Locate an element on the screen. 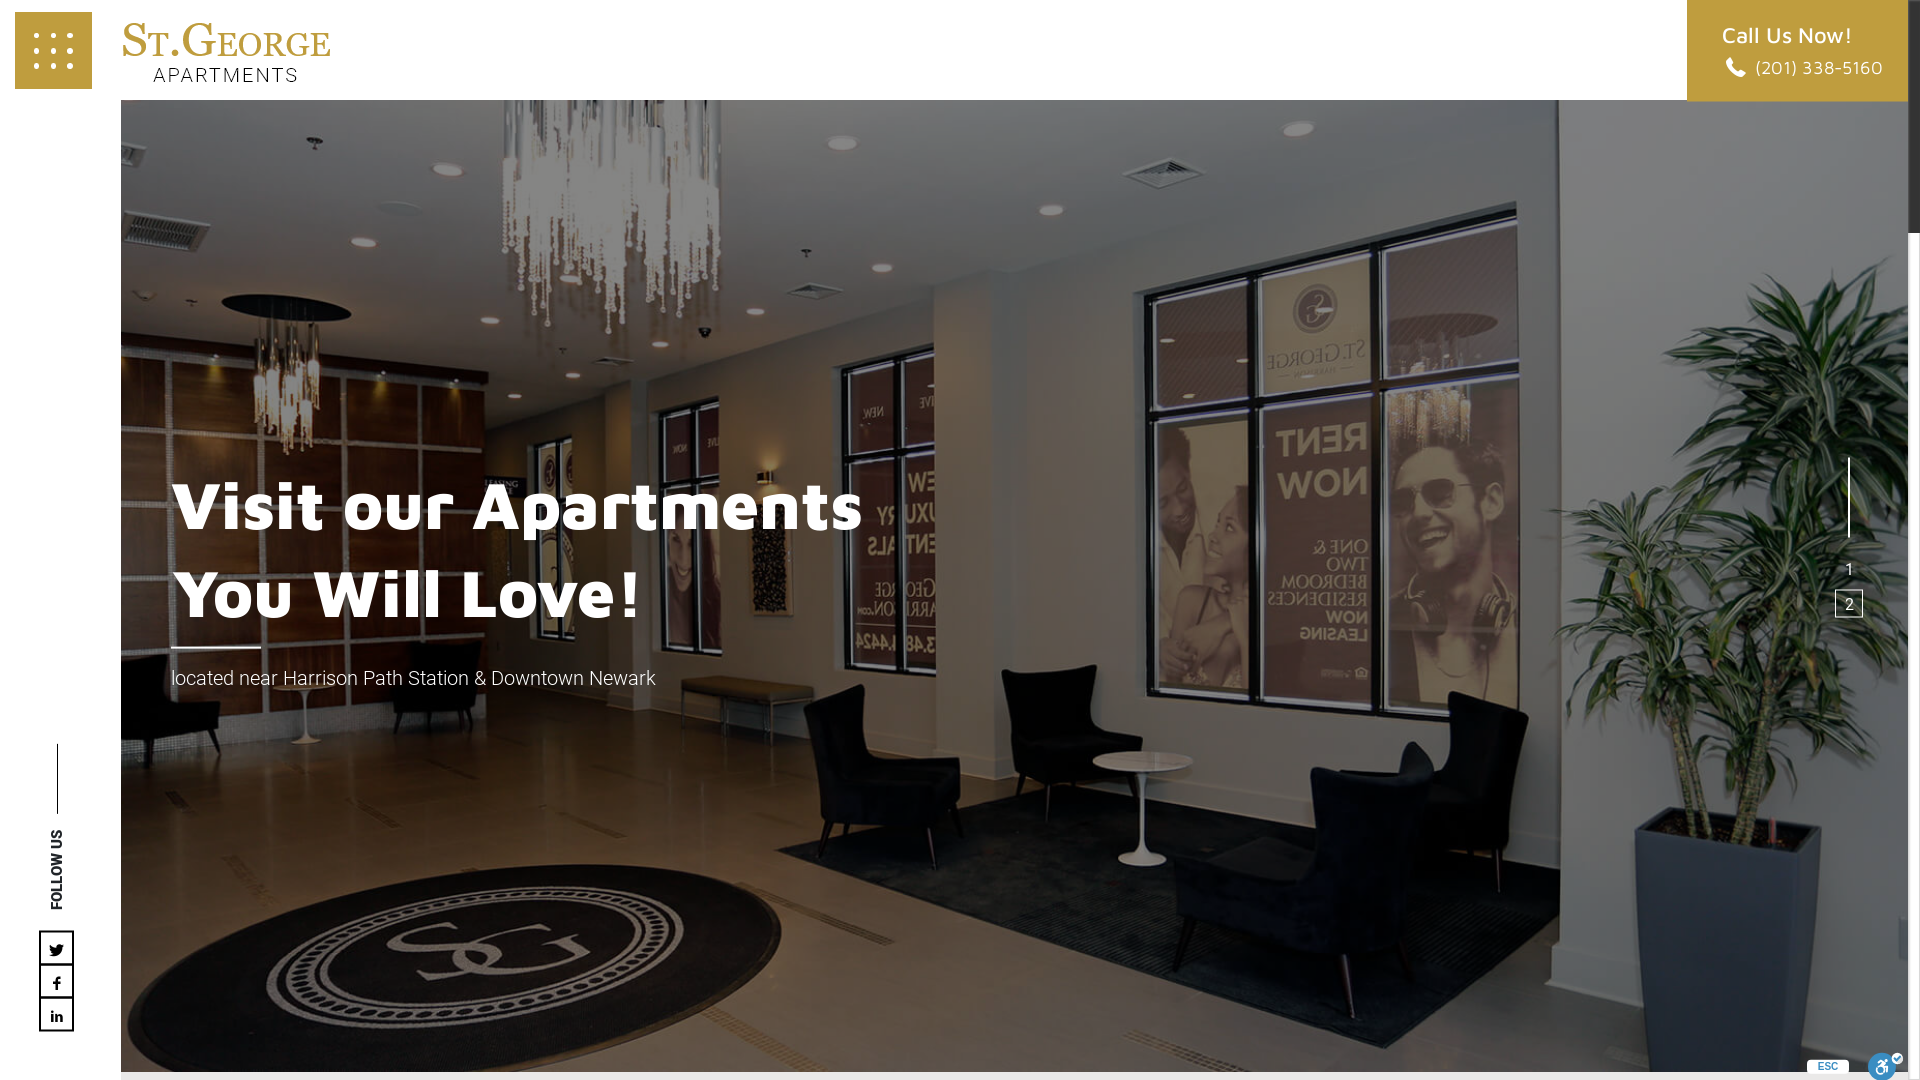  '(201) 338-5160' is located at coordinates (1802, 65).